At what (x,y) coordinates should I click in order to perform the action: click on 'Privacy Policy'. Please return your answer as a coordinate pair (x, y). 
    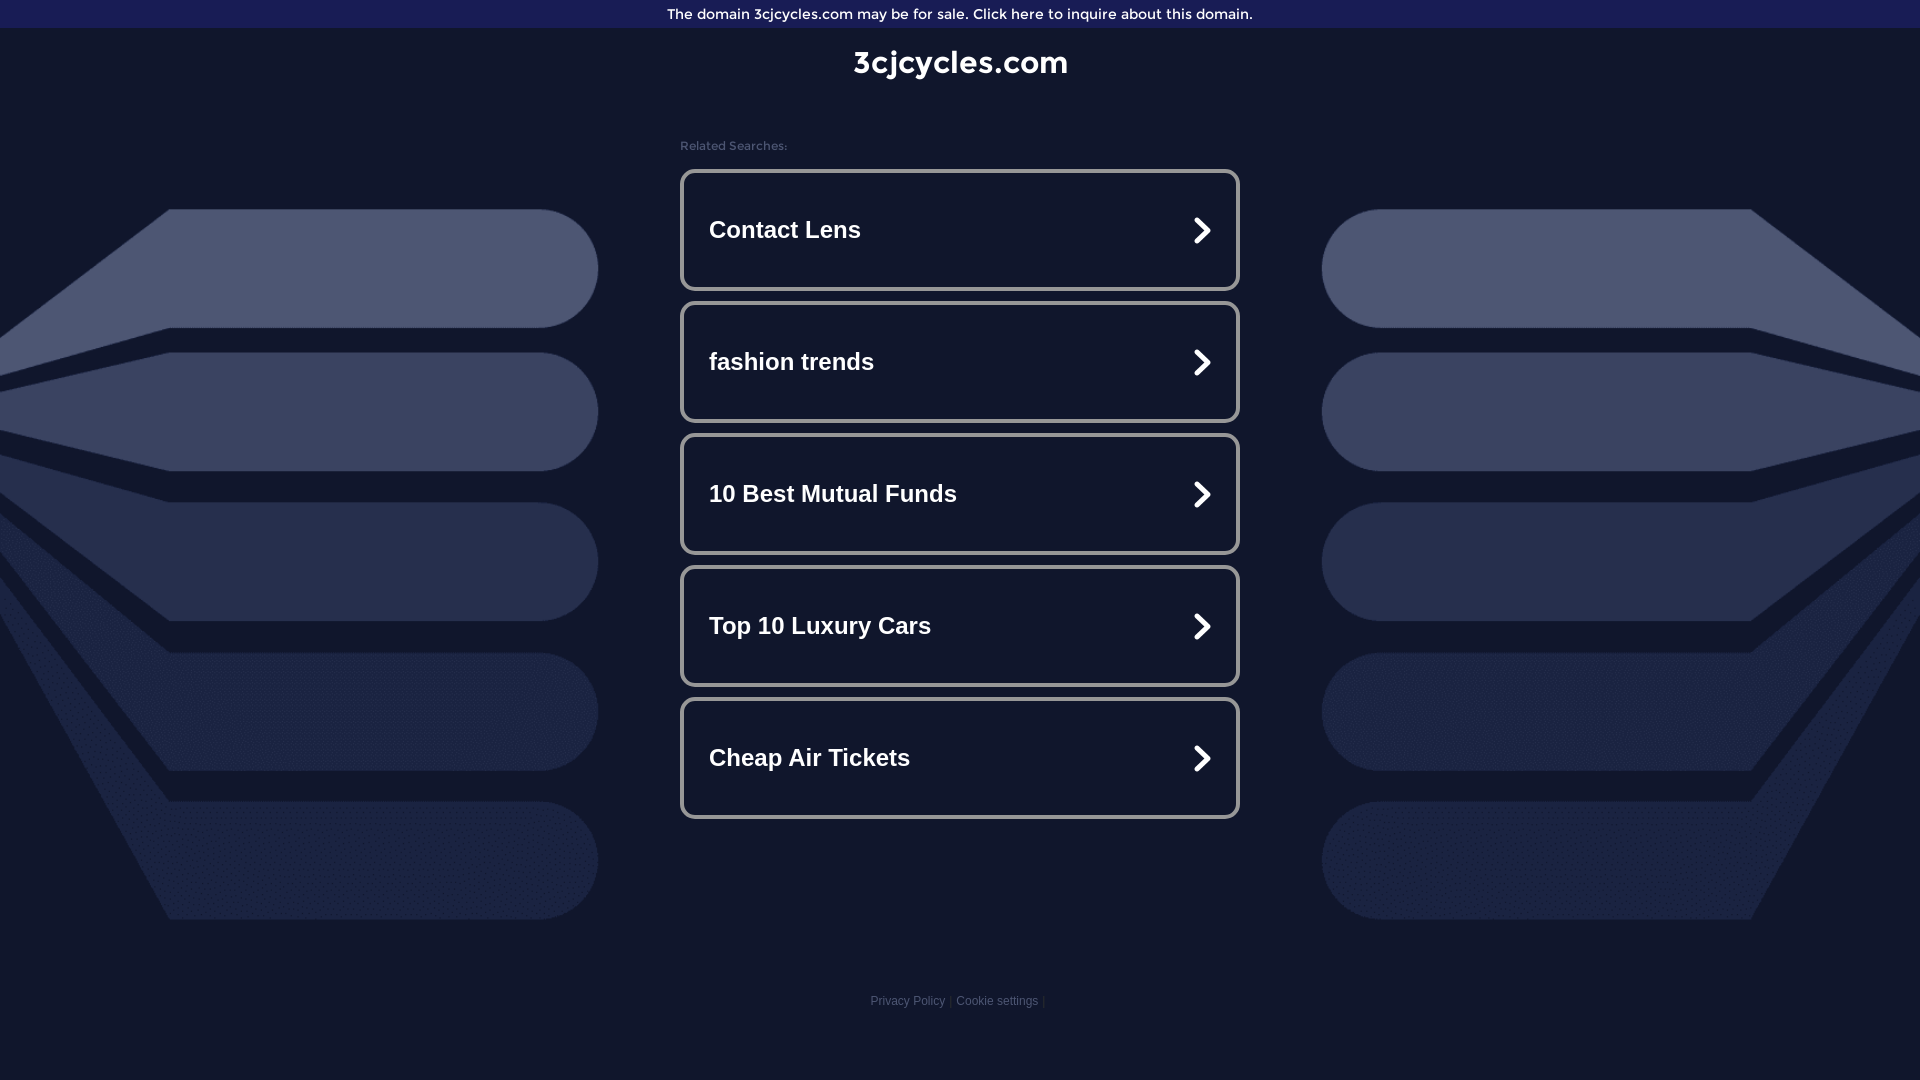
    Looking at the image, I should click on (869, 1001).